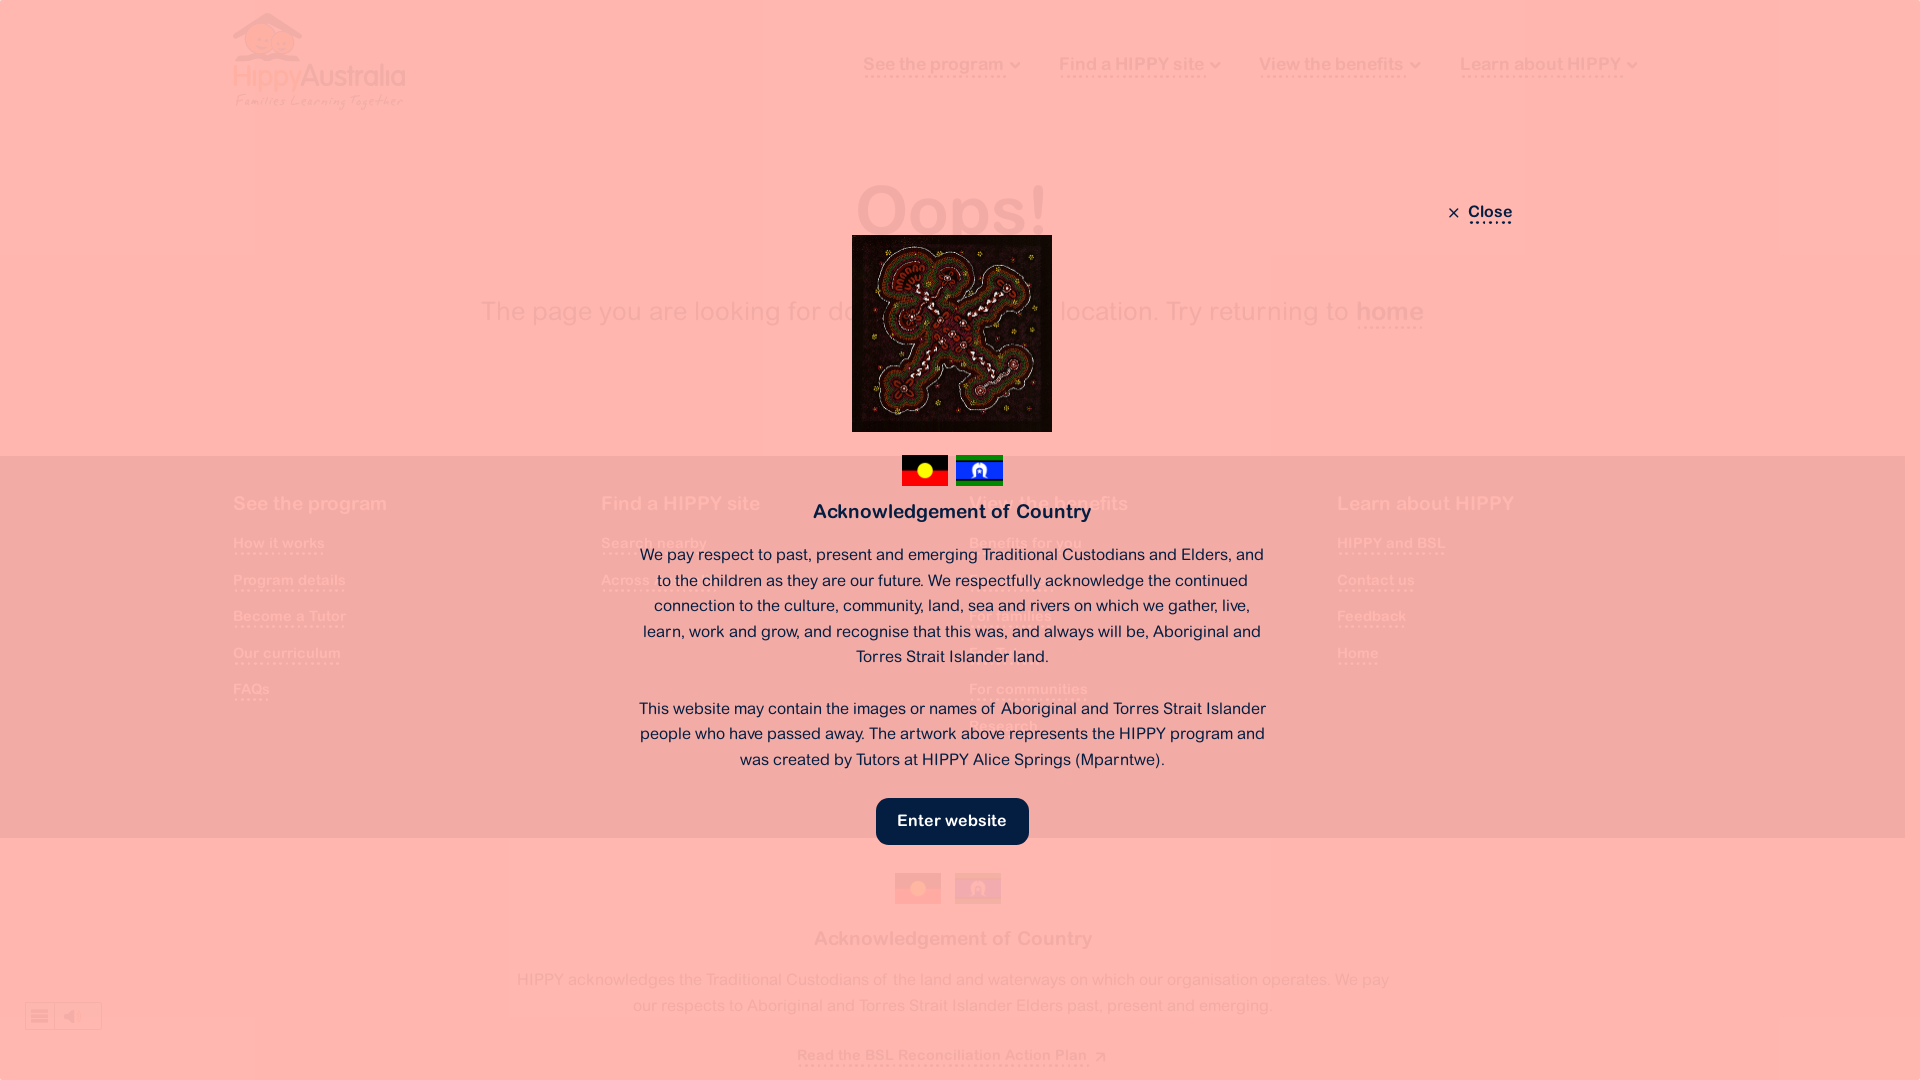 The height and width of the screenshot is (1080, 1920). I want to click on 'How it works', so click(231, 543).